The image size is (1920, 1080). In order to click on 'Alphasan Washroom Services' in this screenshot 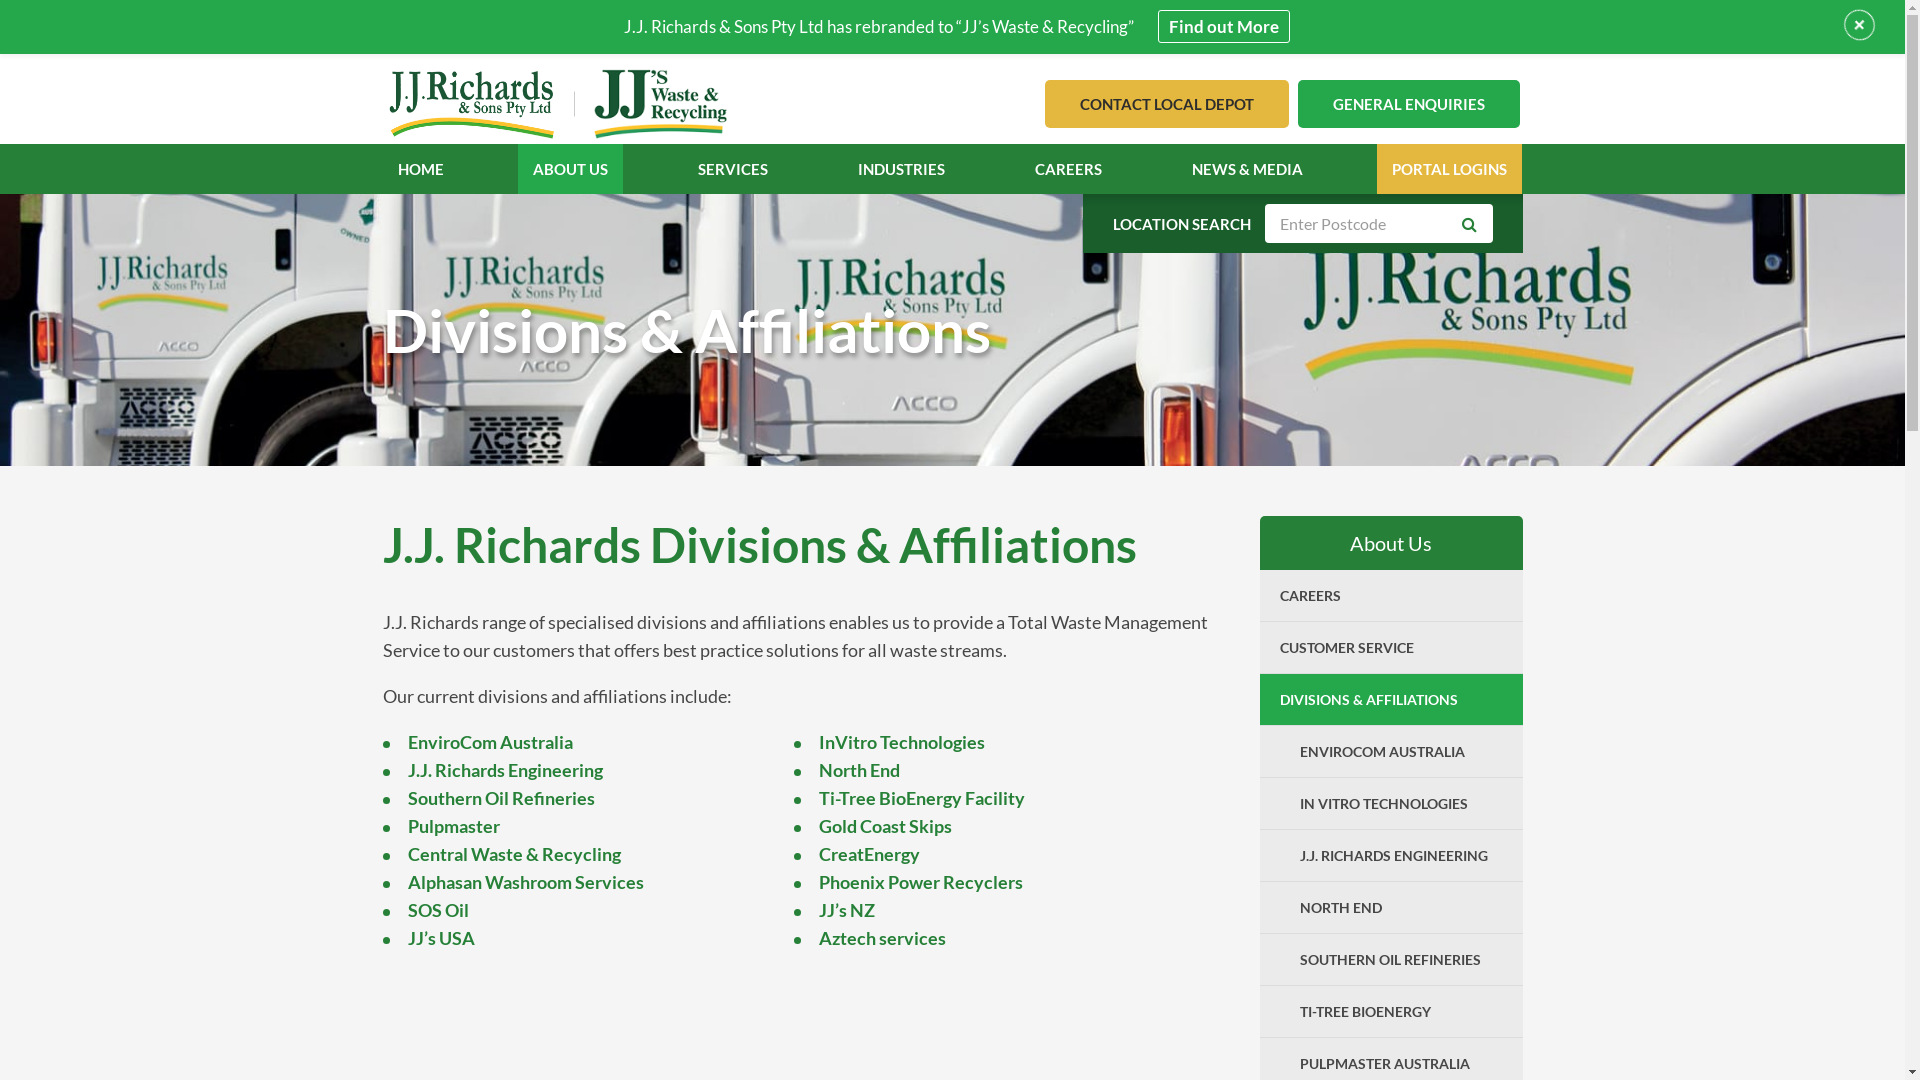, I will do `click(526, 881)`.